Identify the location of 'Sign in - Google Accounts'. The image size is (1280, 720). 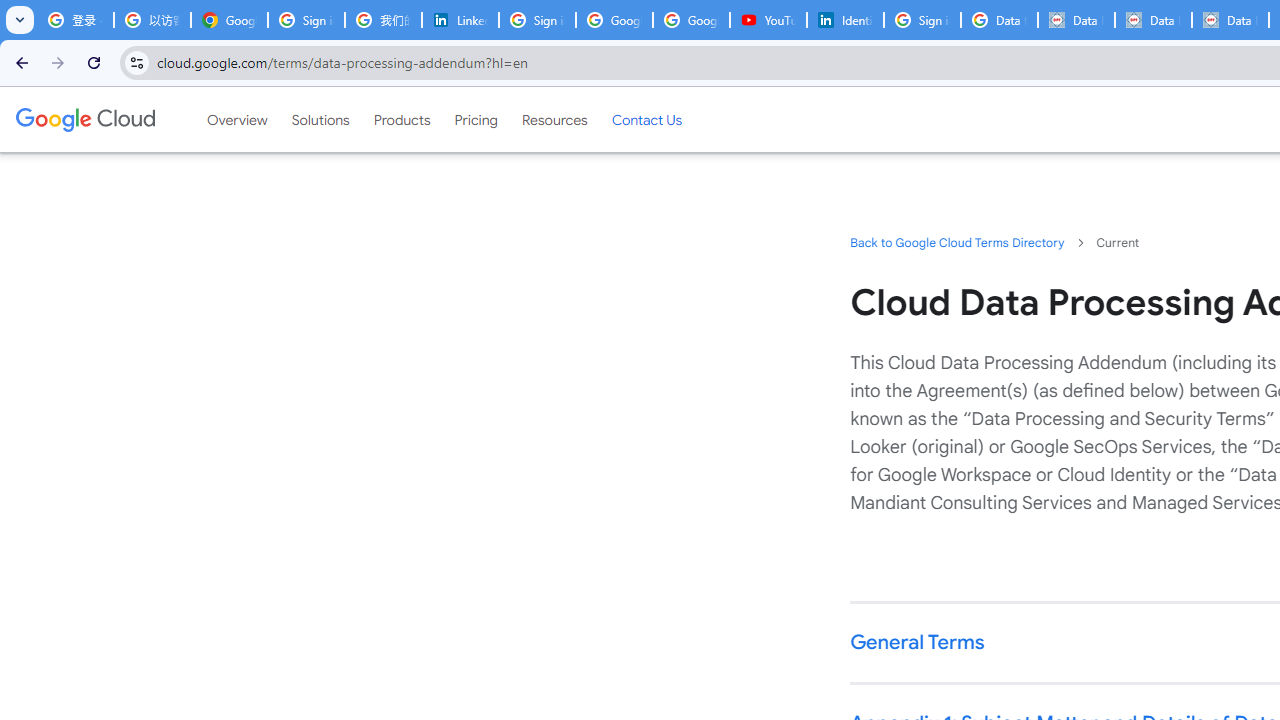
(305, 20).